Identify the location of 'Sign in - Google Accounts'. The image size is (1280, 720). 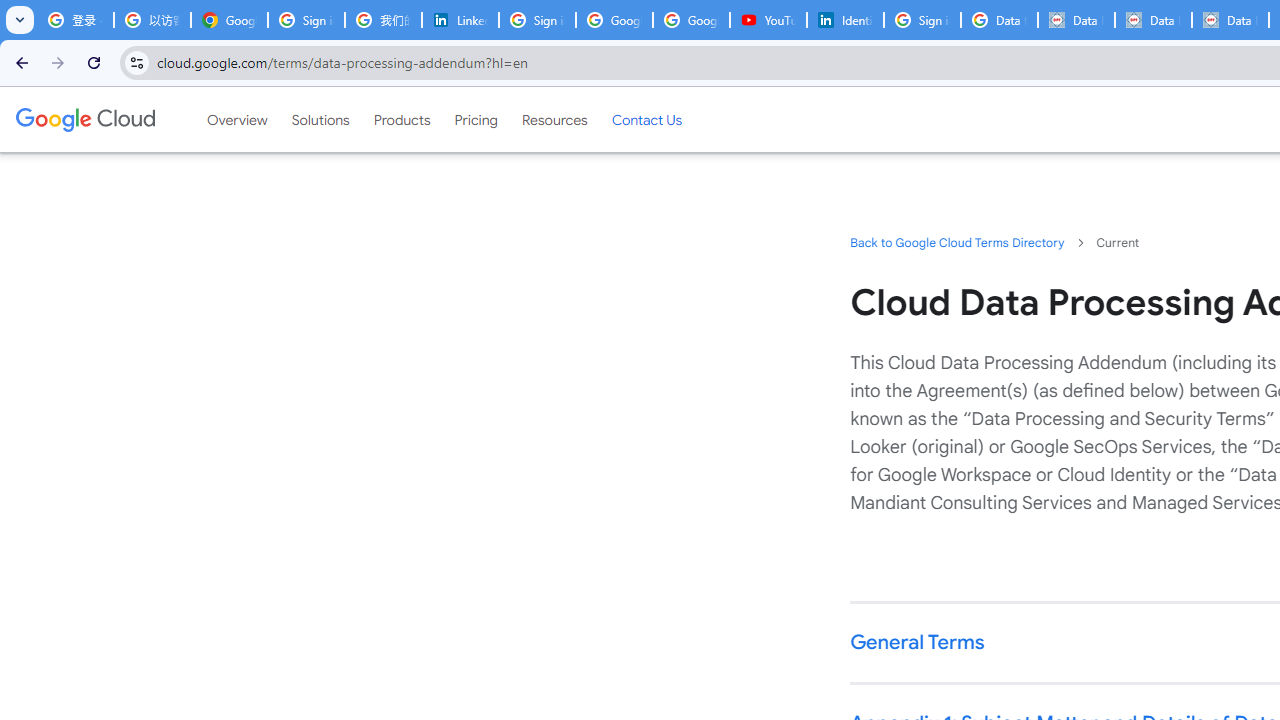
(305, 20).